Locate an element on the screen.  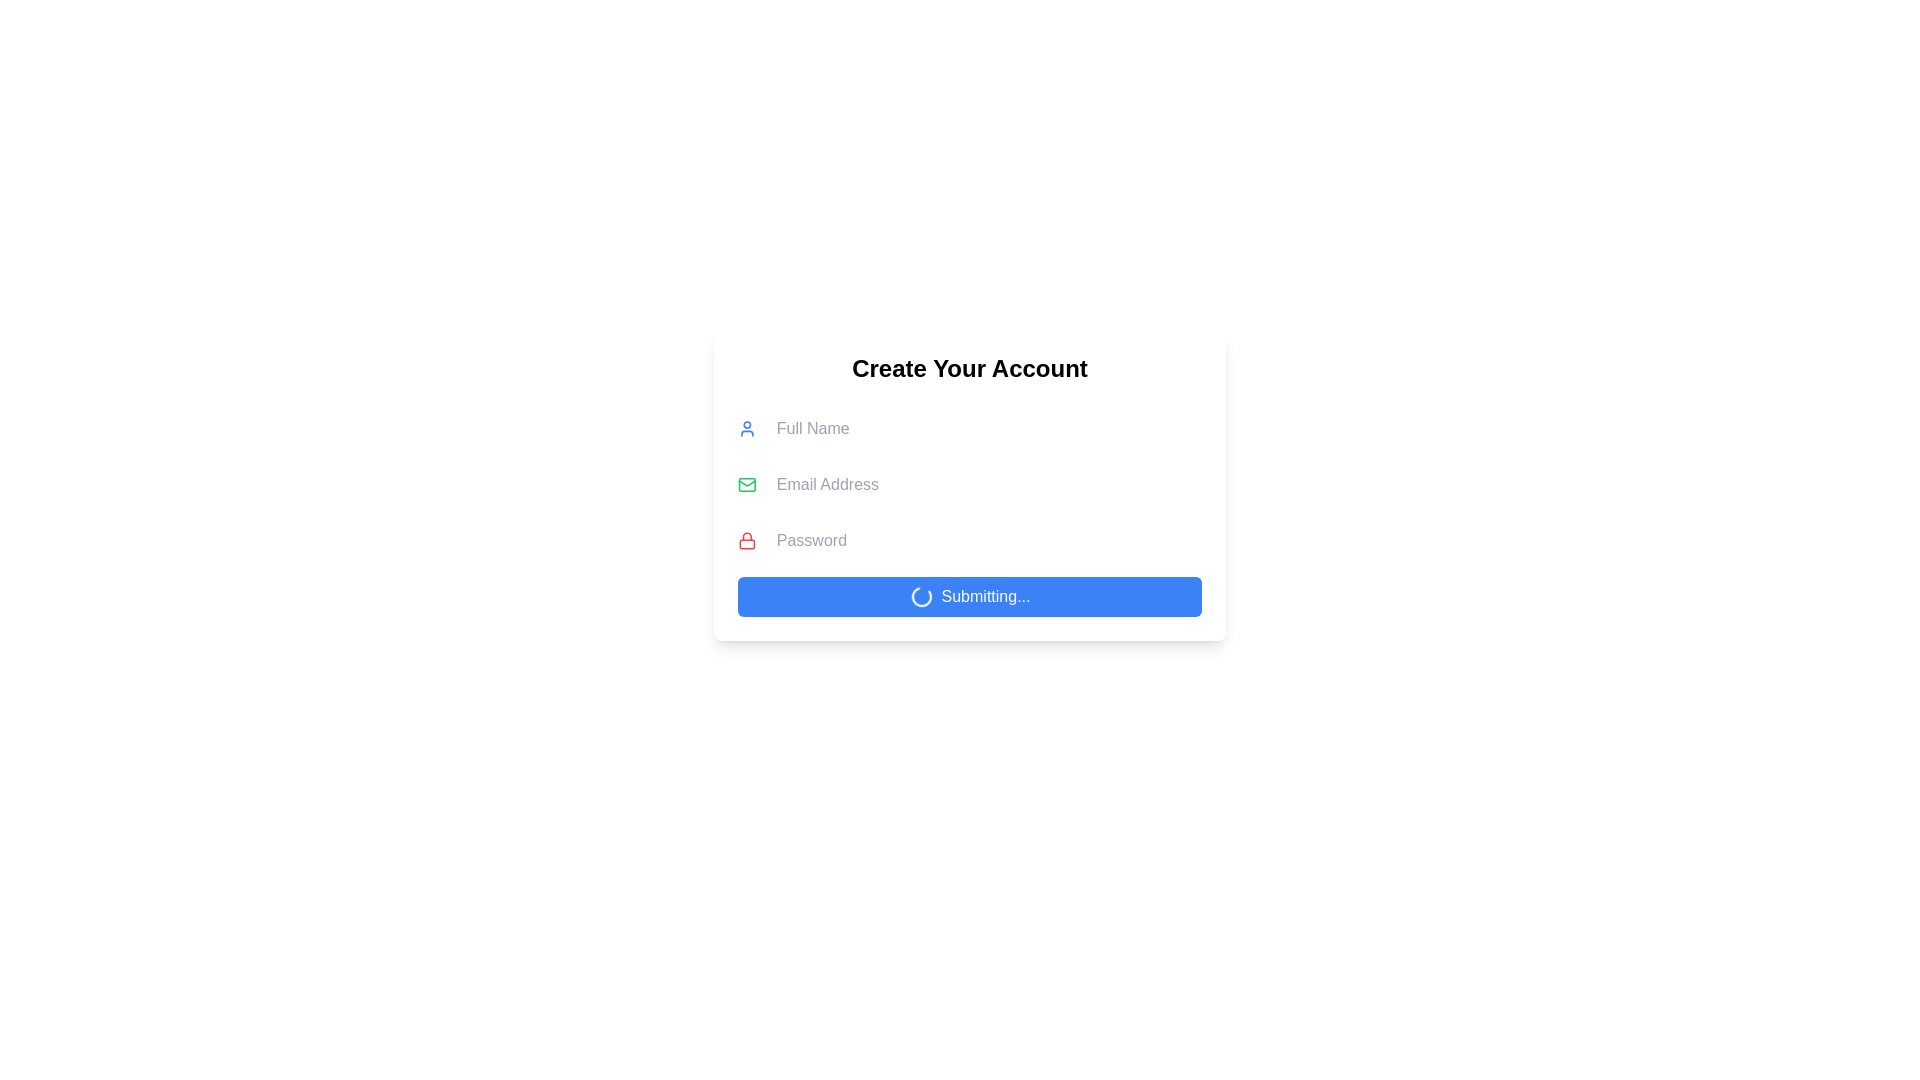
the small red lock icon located to the left of the 'Password' text input field in the 'Create Your Account' form is located at coordinates (746, 540).